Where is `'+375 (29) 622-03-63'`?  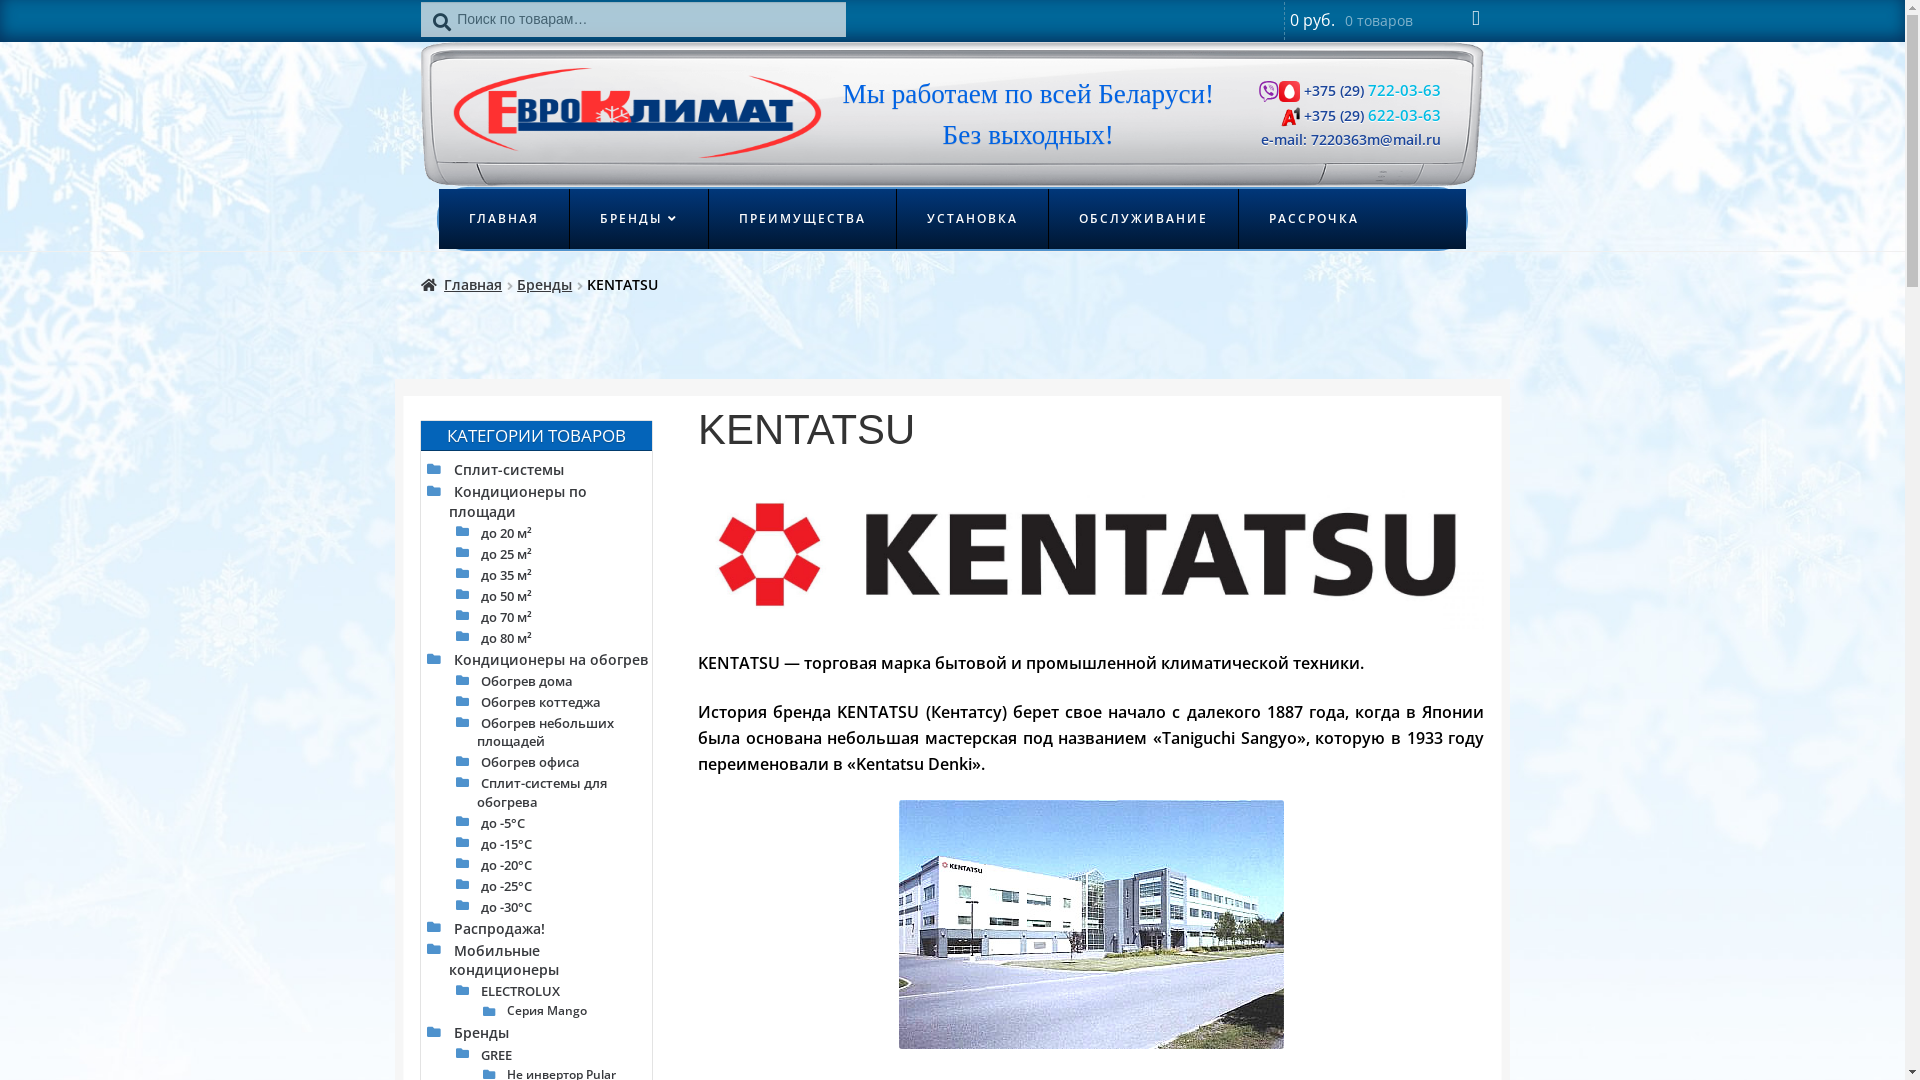 '+375 (29) 622-03-63' is located at coordinates (1369, 115).